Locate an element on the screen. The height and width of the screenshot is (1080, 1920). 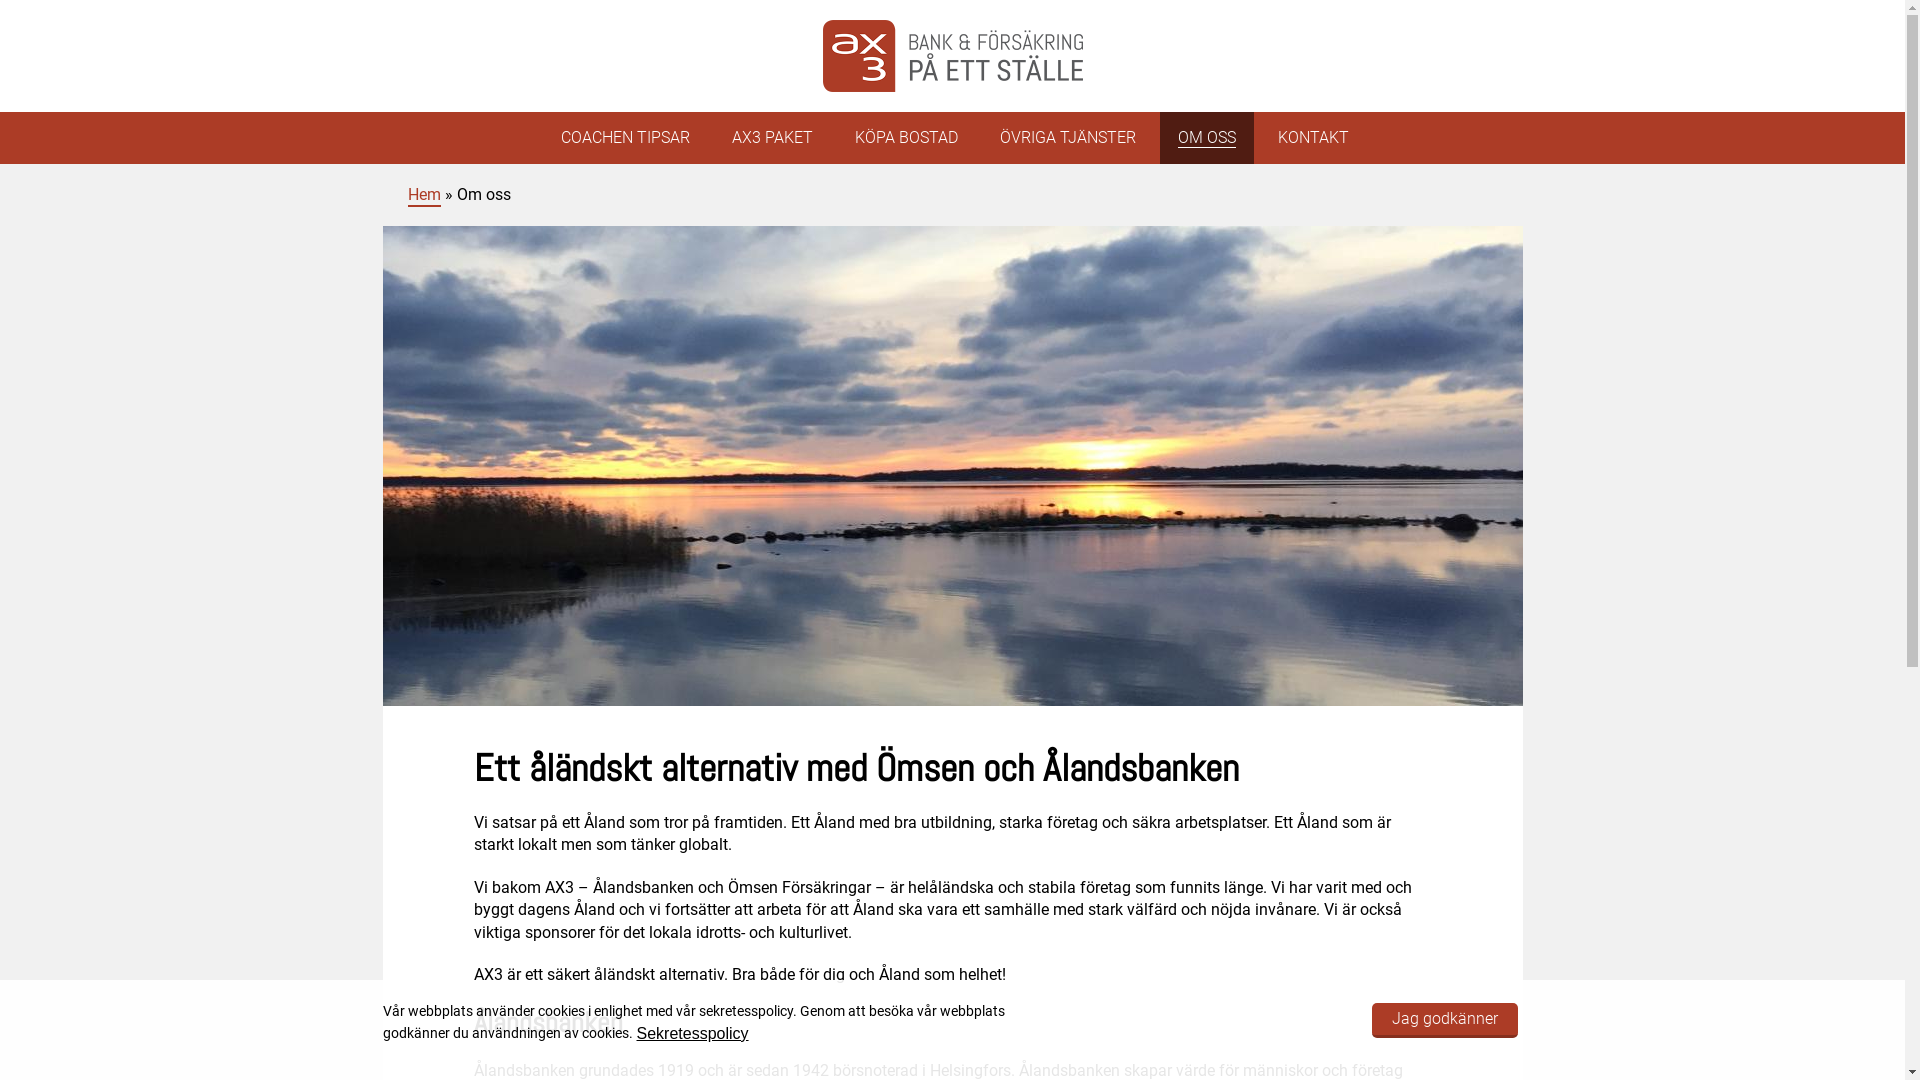
'OM OSS' is located at coordinates (1205, 137).